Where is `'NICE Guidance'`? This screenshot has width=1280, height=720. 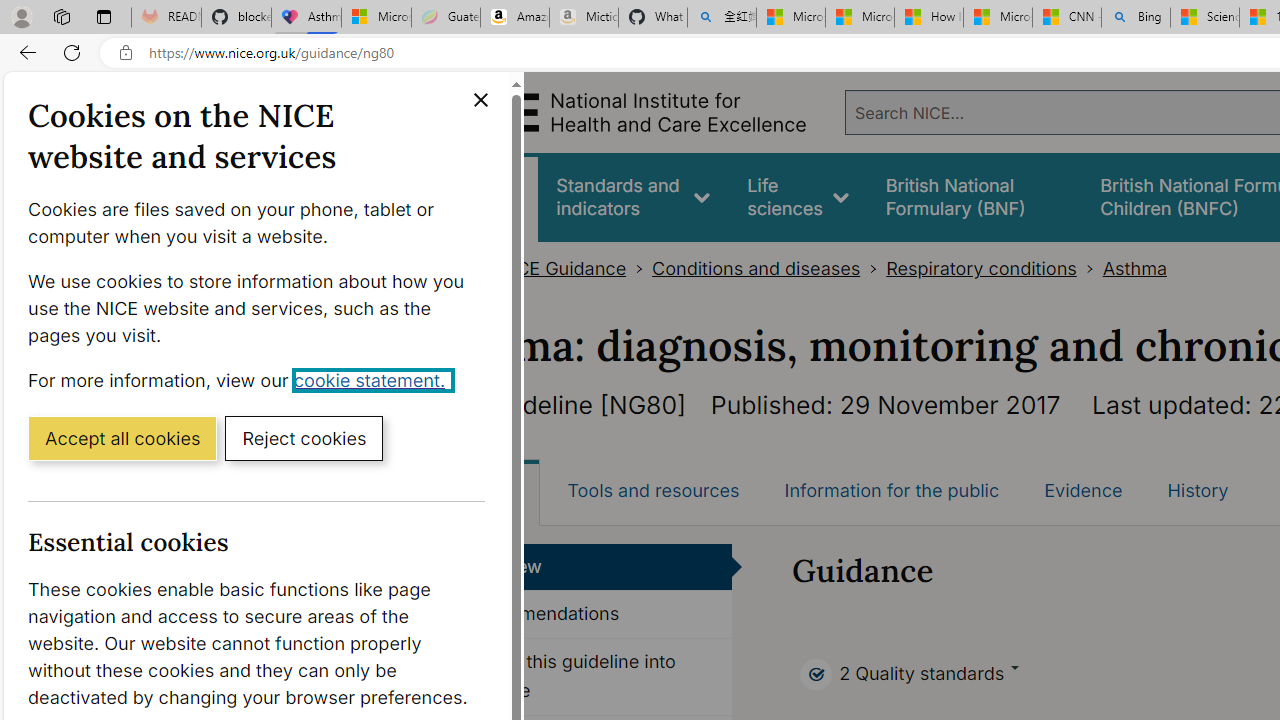 'NICE Guidance' is located at coordinates (560, 268).